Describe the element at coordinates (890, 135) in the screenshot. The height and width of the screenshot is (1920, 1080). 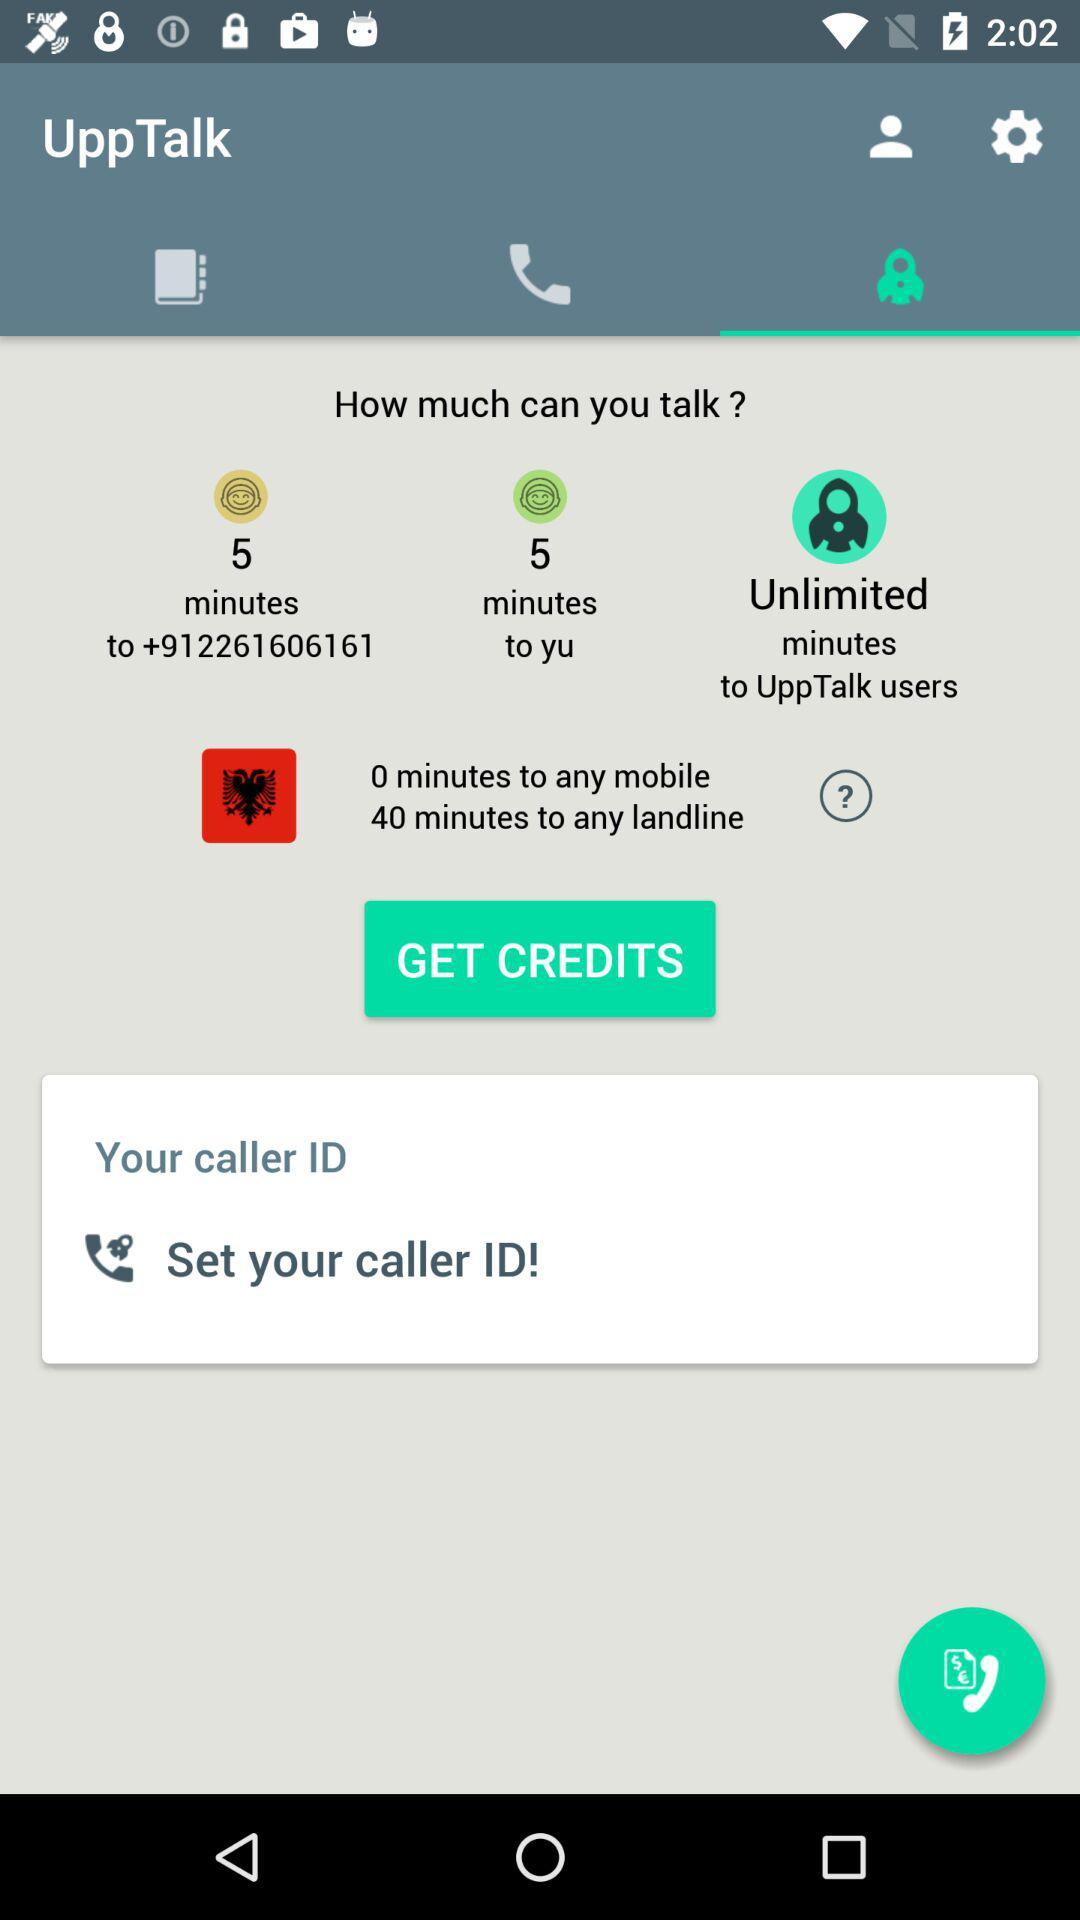
I see `item next to the upptalk icon` at that location.